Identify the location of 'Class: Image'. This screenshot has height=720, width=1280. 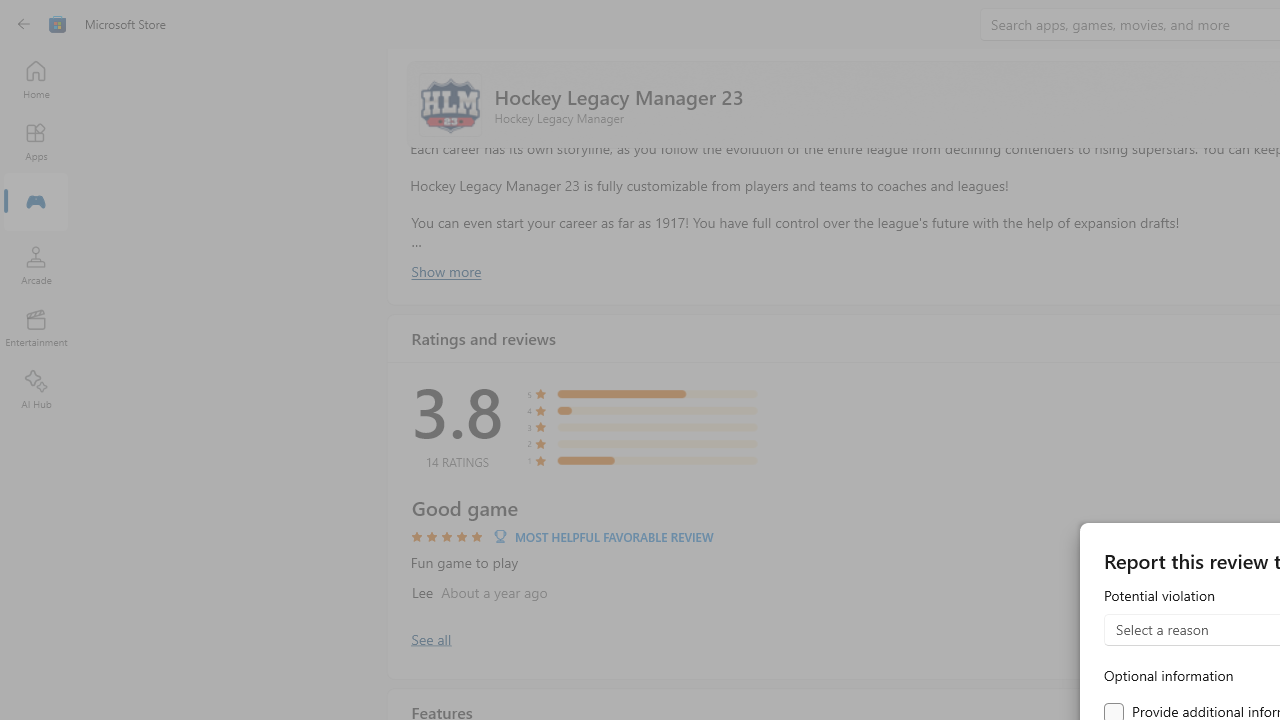
(58, 24).